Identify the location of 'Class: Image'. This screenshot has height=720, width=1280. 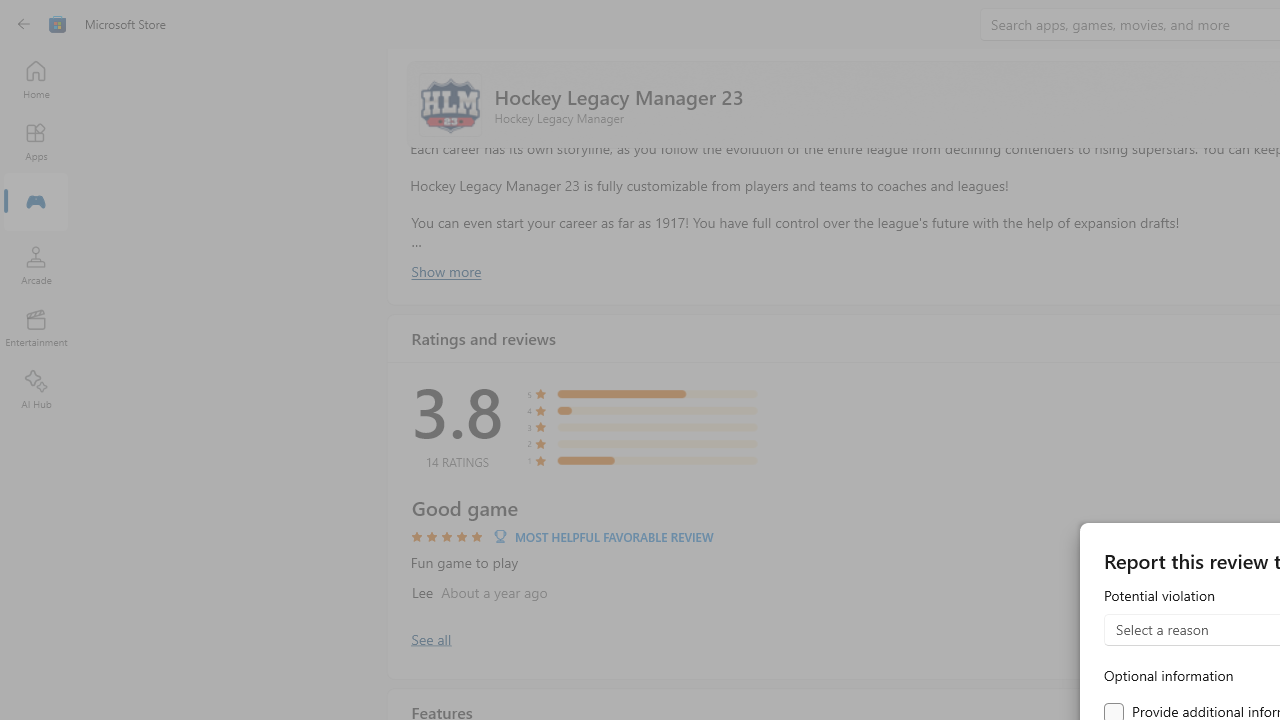
(58, 24).